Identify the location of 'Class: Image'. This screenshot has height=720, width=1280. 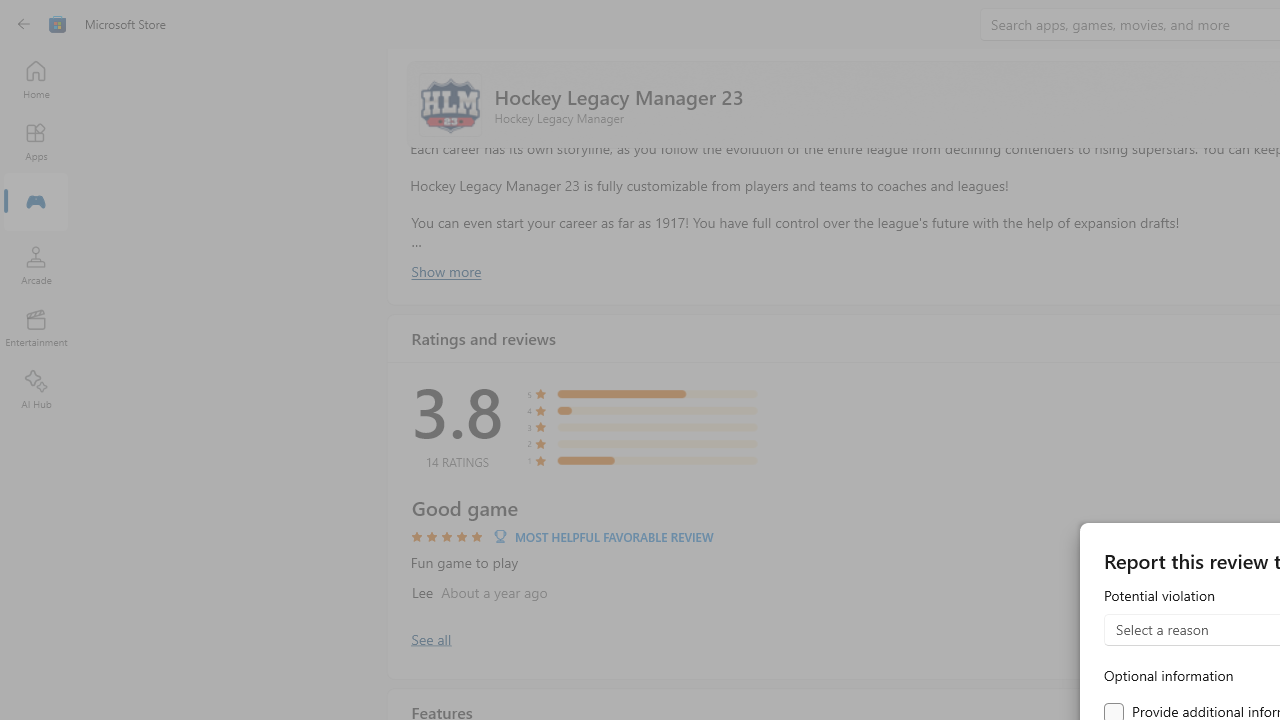
(58, 24).